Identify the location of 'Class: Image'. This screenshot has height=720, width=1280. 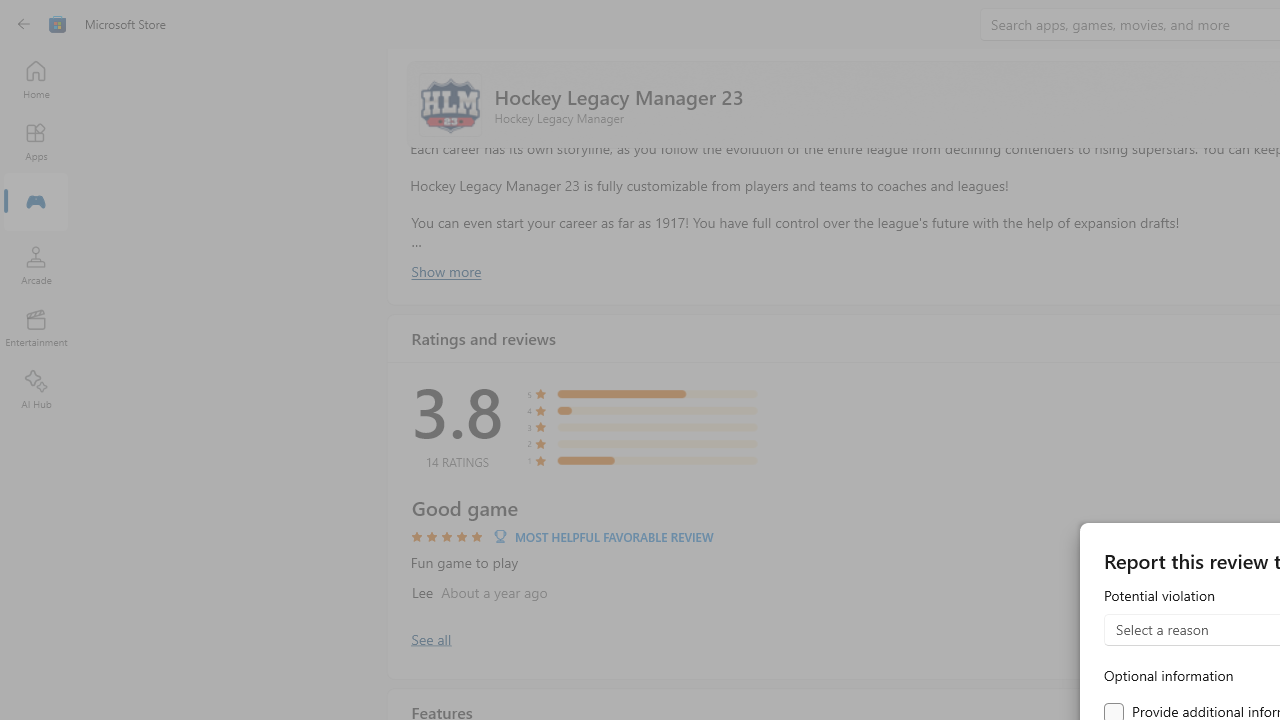
(58, 24).